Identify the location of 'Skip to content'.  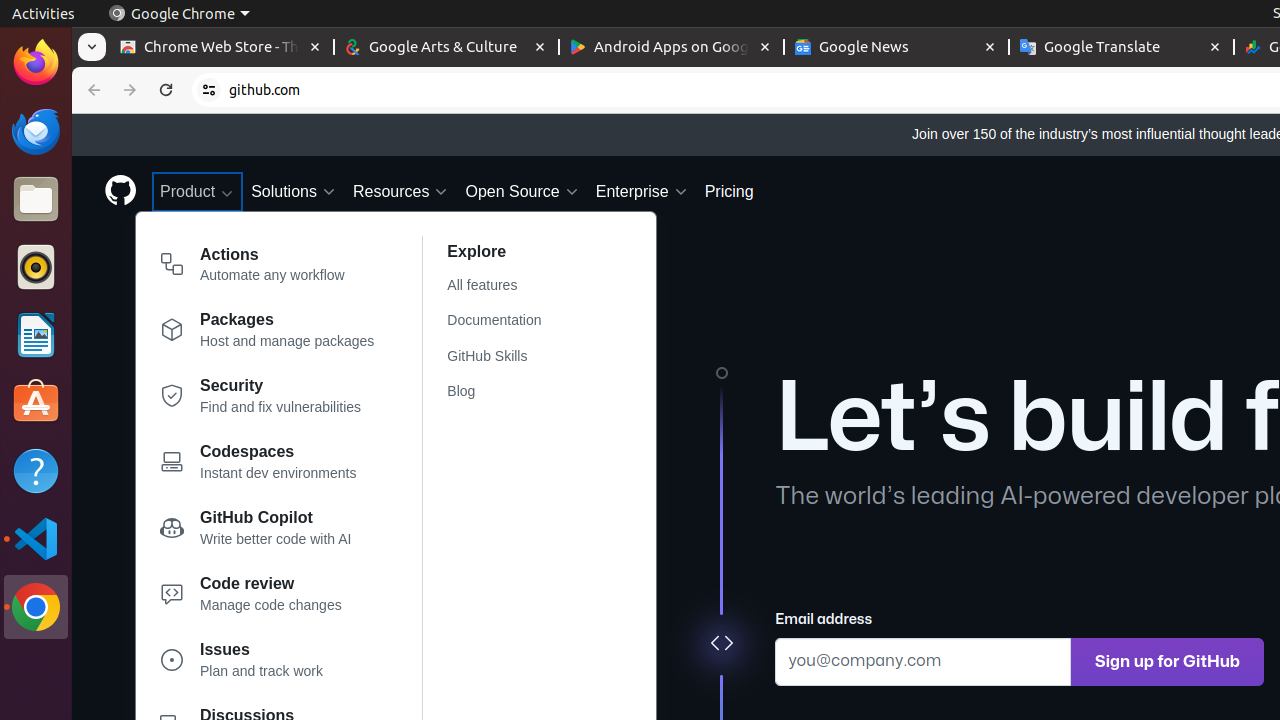
(72, 114).